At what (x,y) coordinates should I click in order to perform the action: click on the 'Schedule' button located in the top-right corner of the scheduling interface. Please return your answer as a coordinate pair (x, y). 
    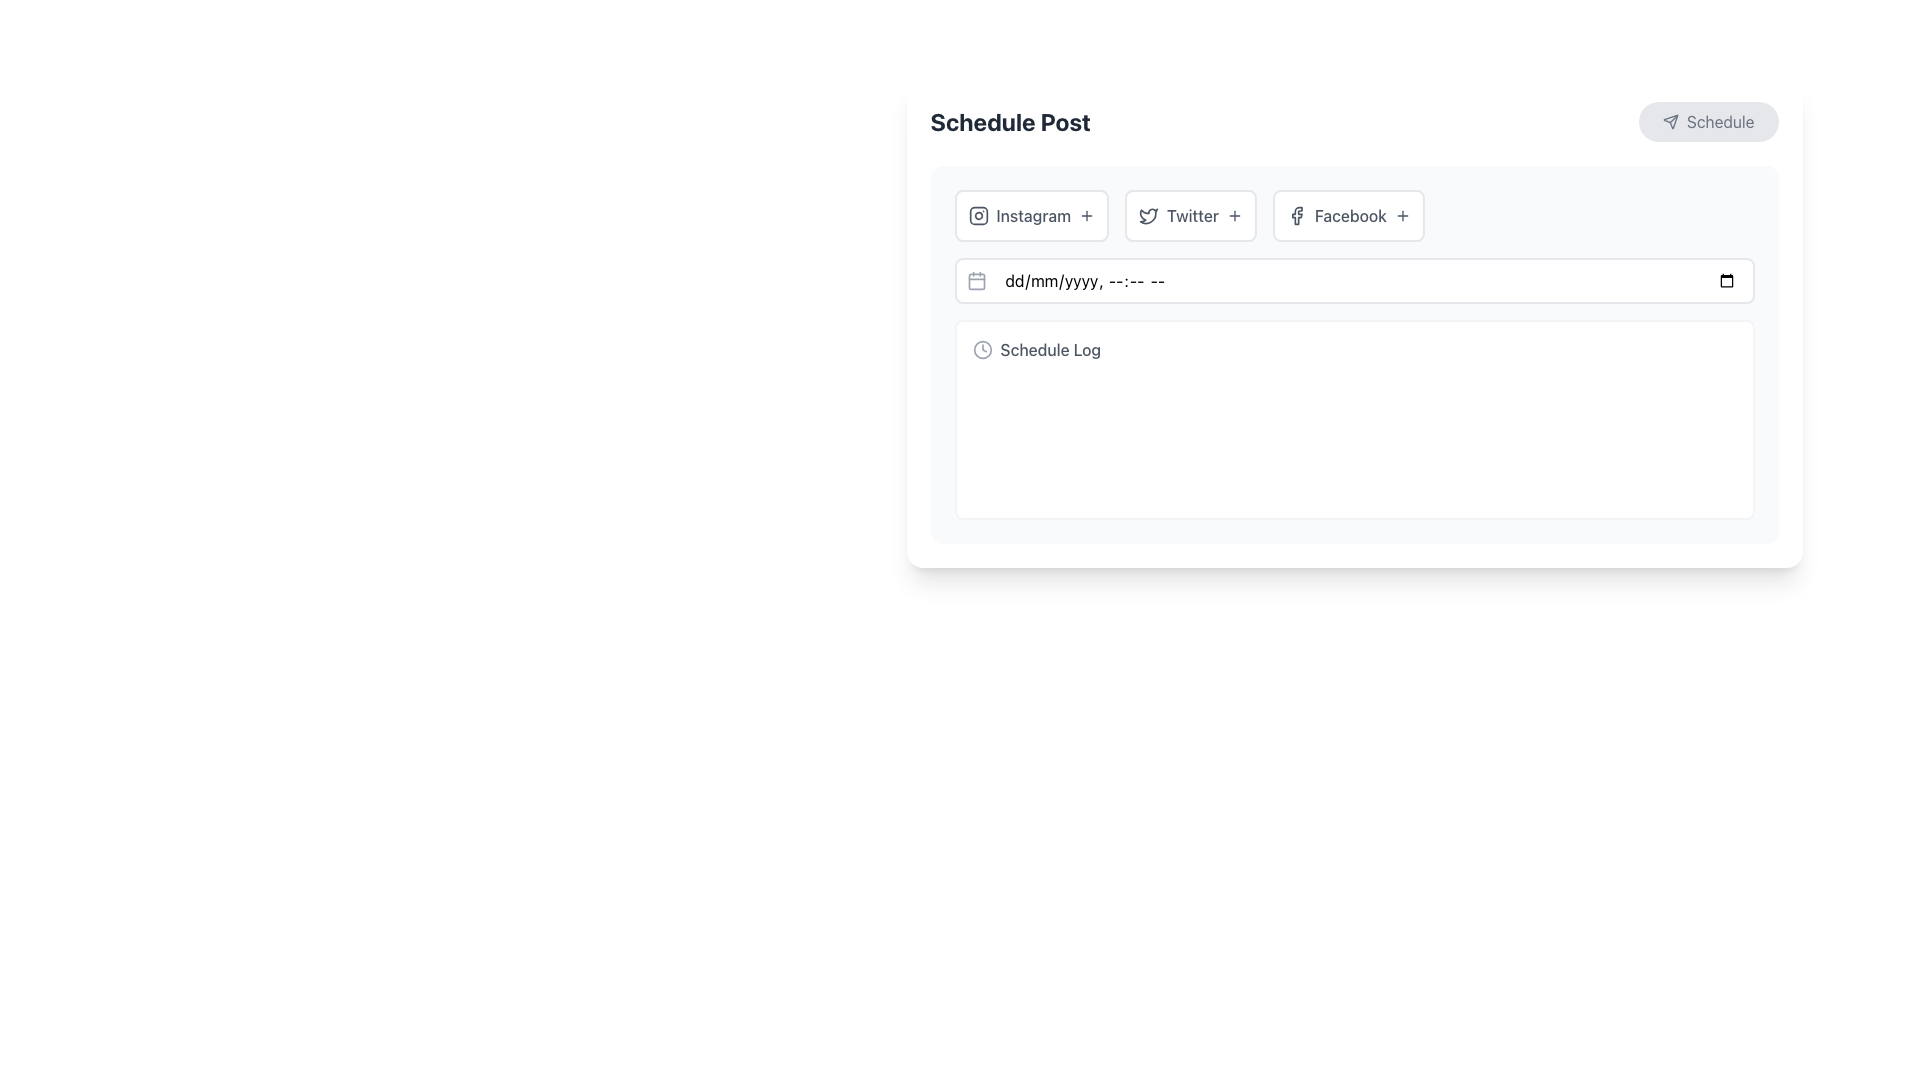
    Looking at the image, I should click on (1670, 120).